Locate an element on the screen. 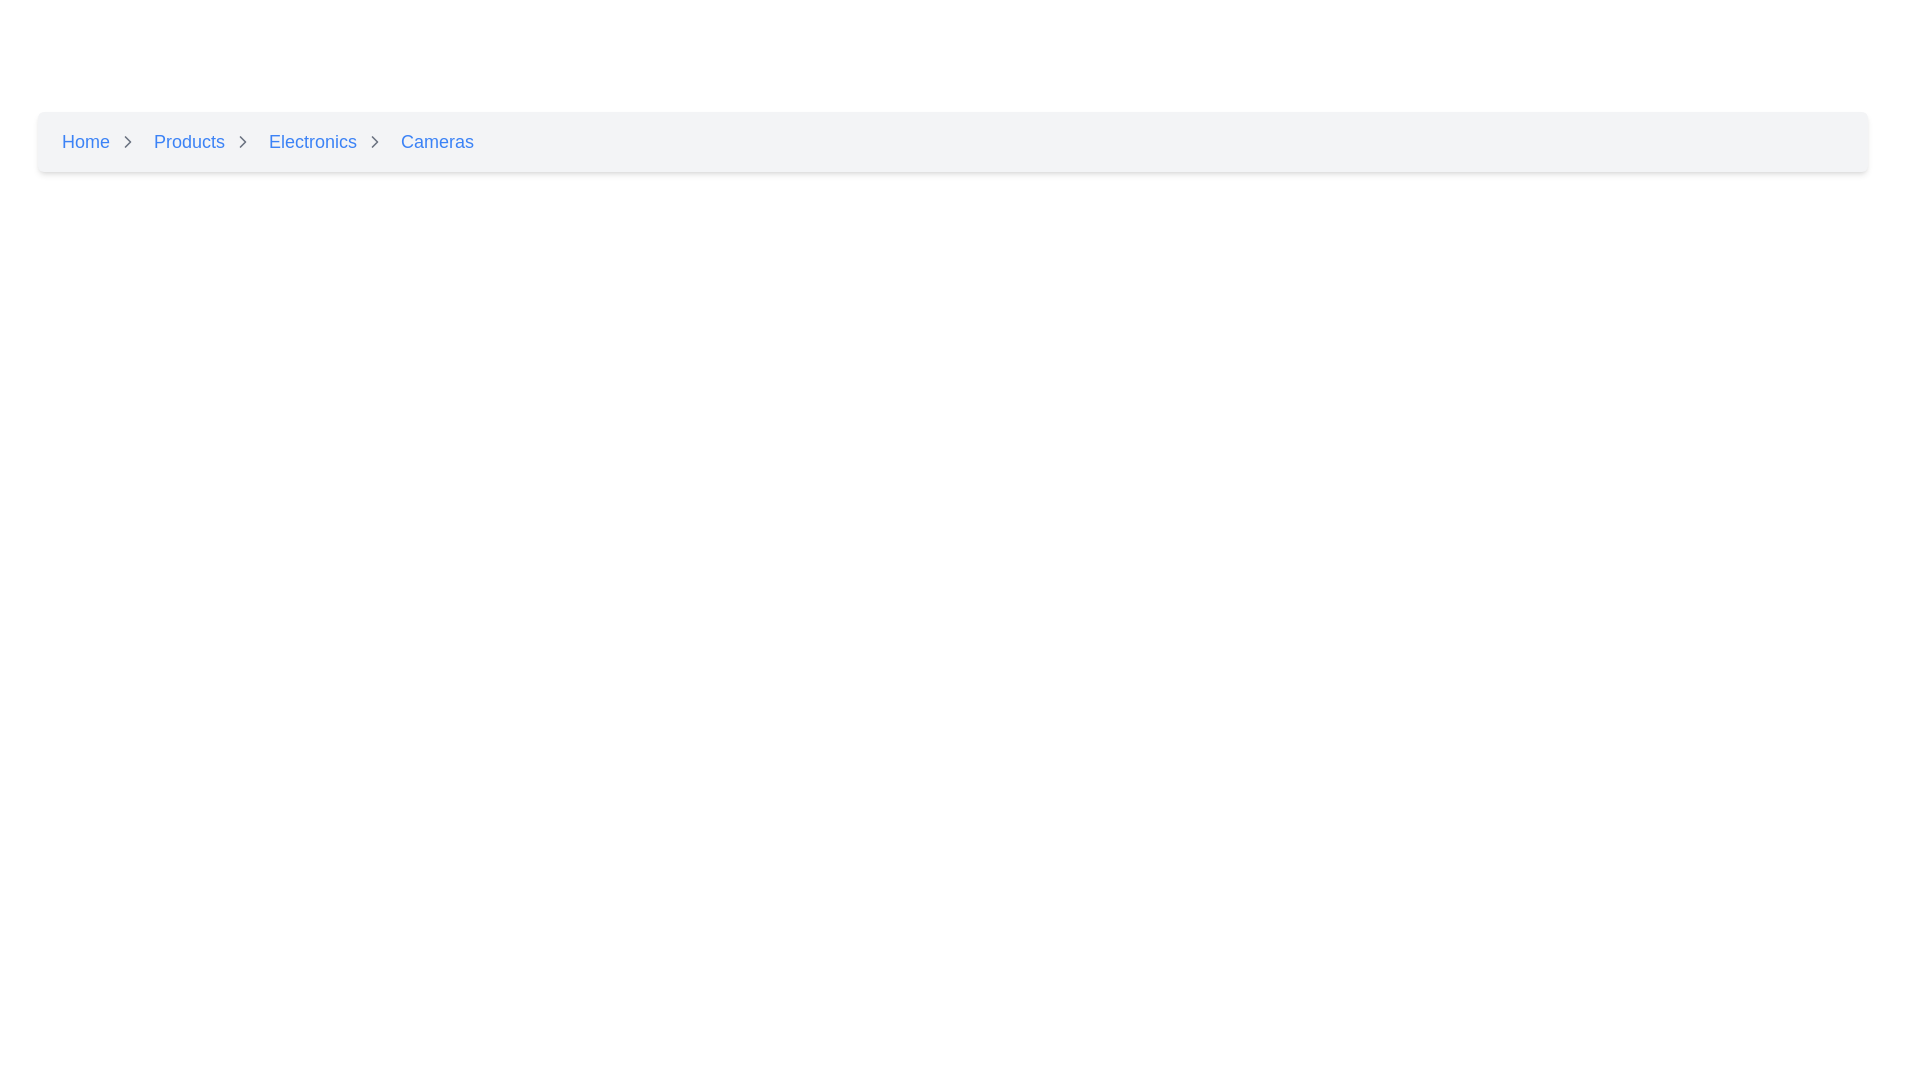  the 'Electronics' navigation link in the breadcrumb trail is located at coordinates (331, 141).